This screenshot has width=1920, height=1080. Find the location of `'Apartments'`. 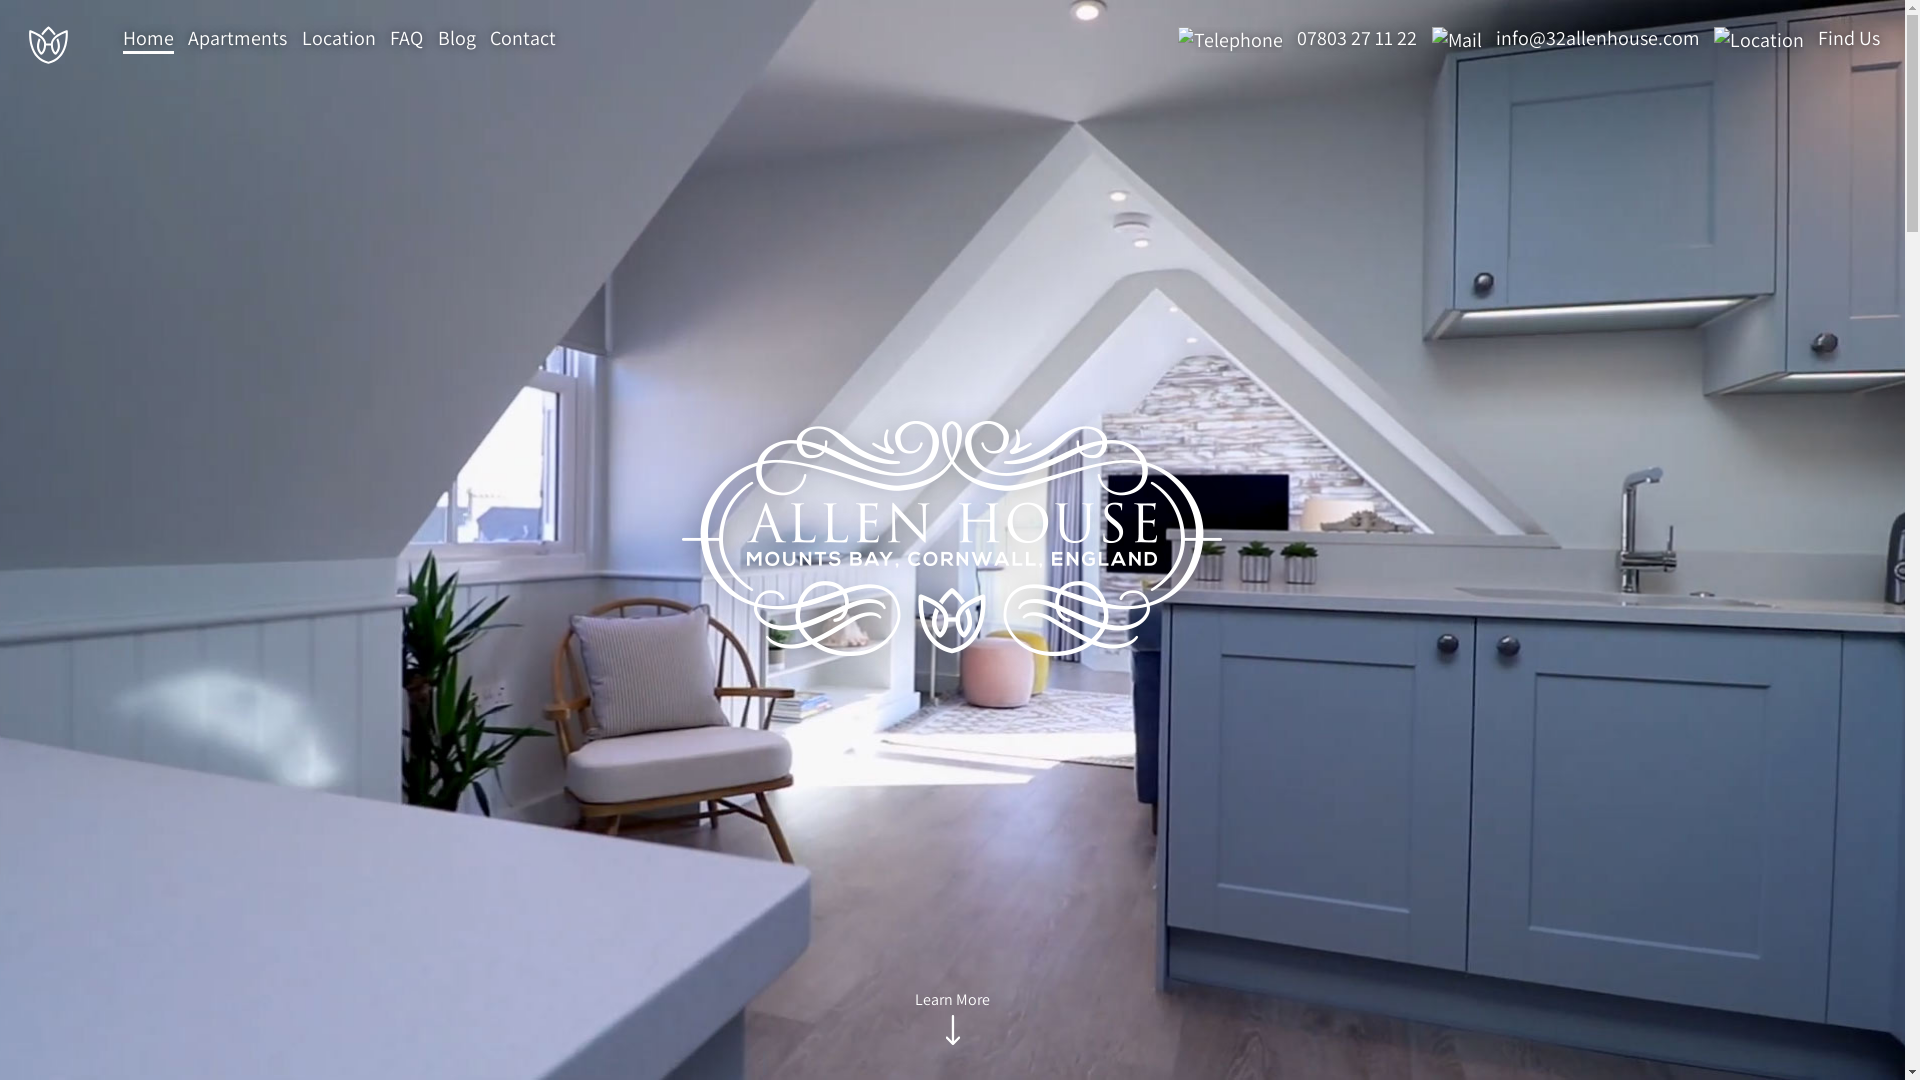

'Apartments' is located at coordinates (187, 39).